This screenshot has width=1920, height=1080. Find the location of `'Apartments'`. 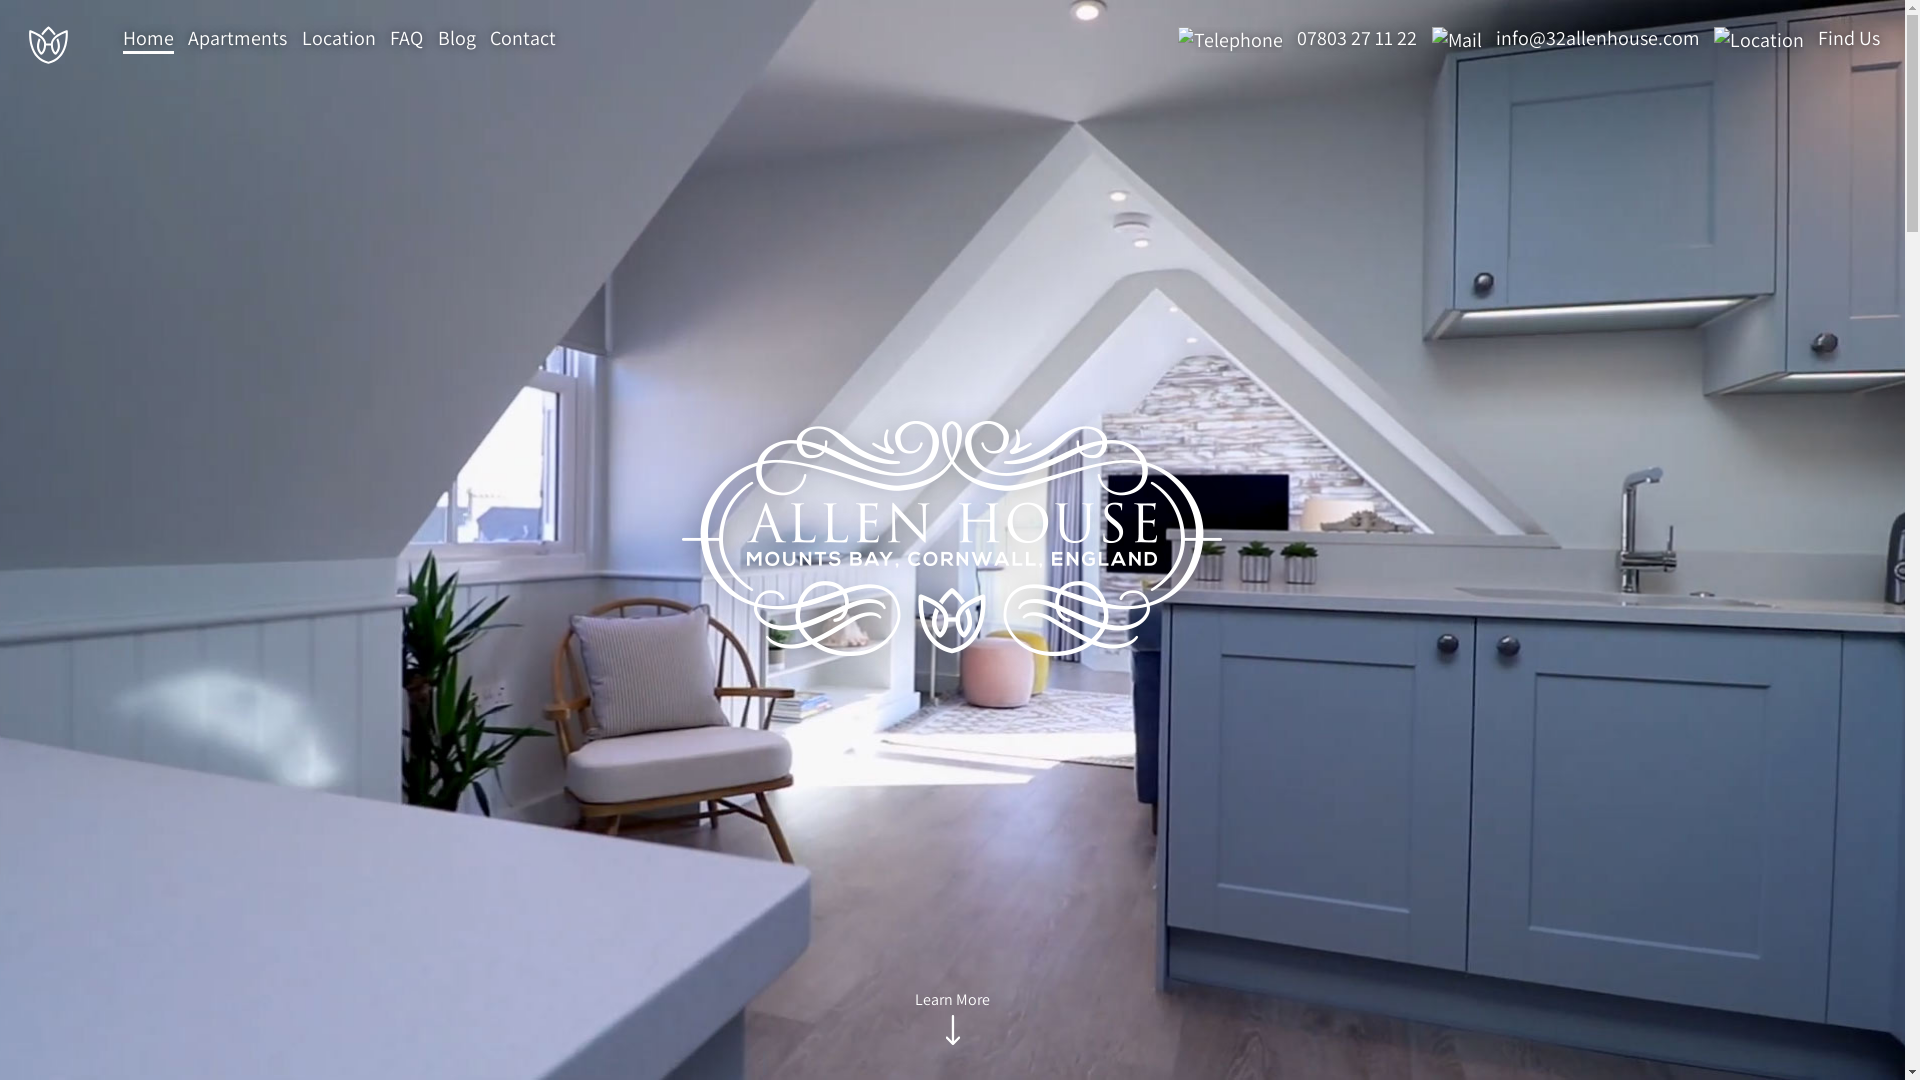

'Apartments' is located at coordinates (187, 39).